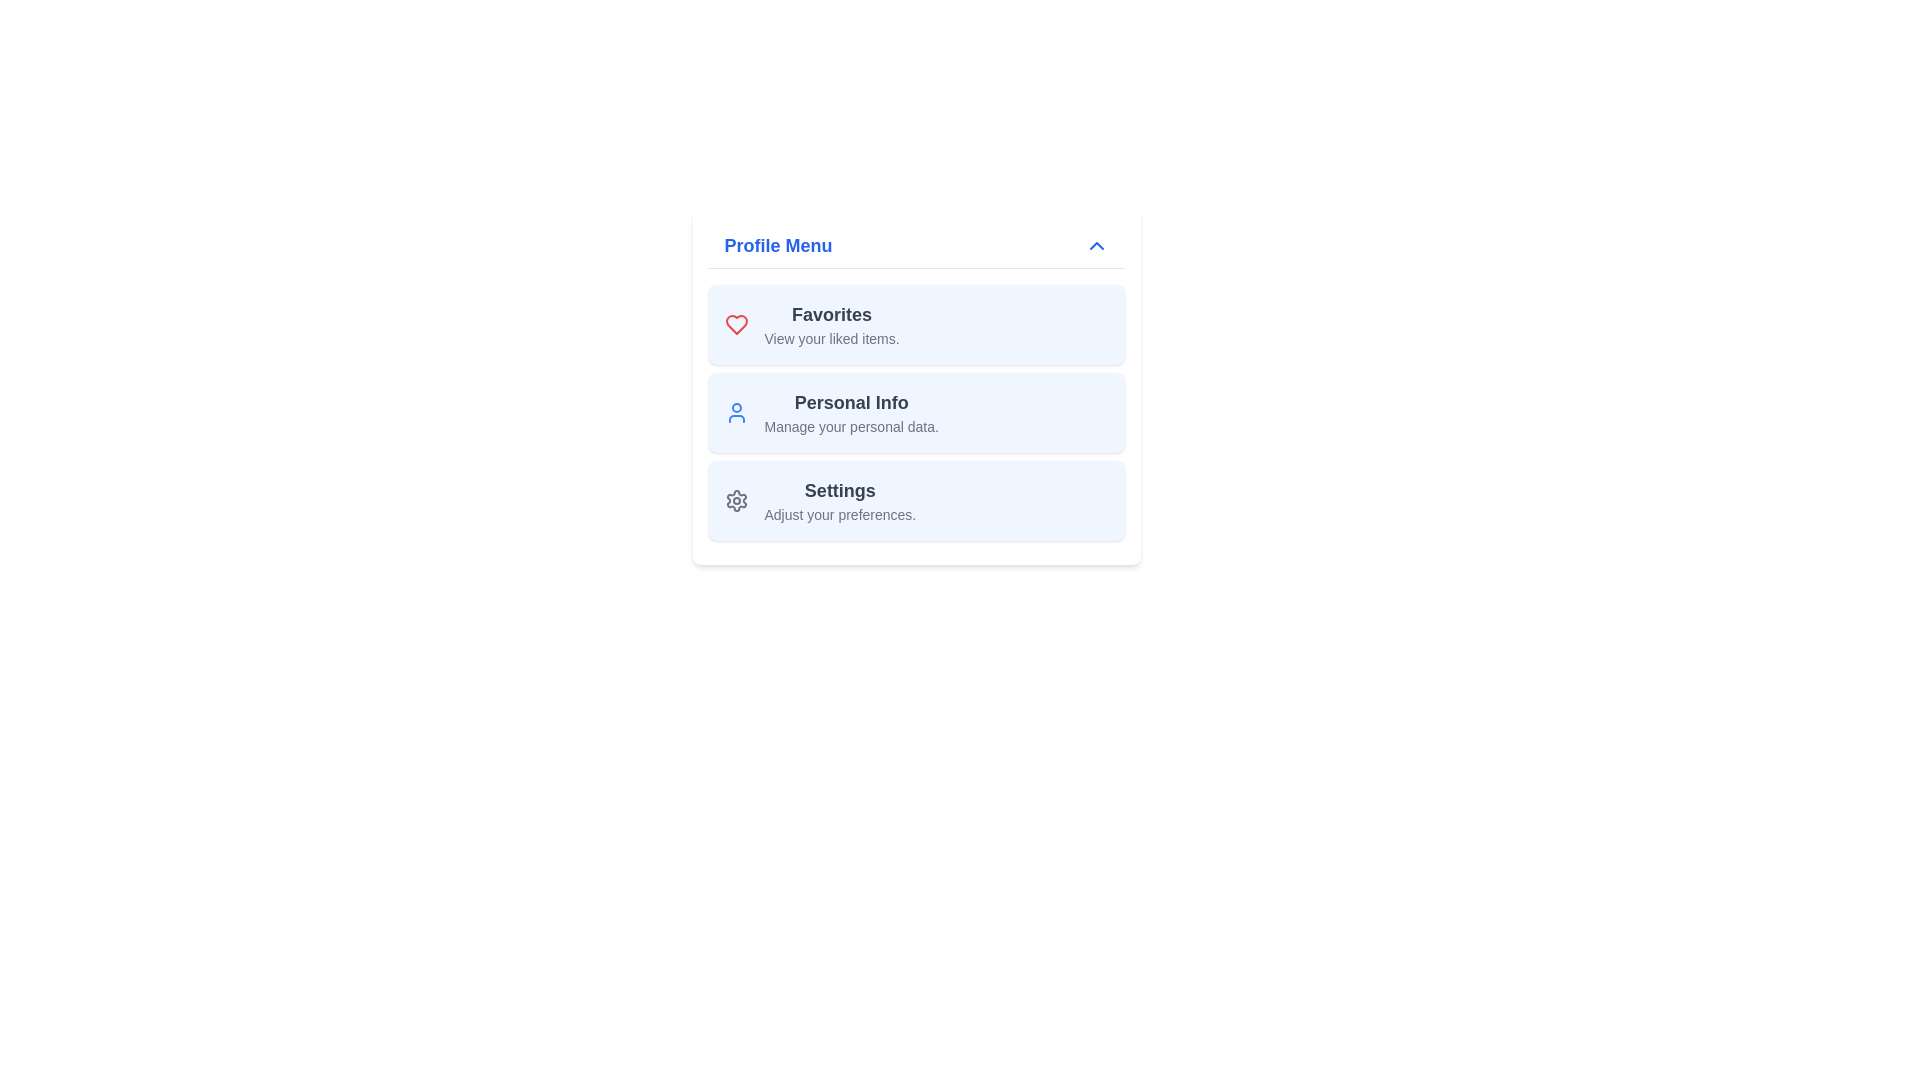 Image resolution: width=1920 pixels, height=1080 pixels. I want to click on the gear-shaped icon, so click(735, 500).